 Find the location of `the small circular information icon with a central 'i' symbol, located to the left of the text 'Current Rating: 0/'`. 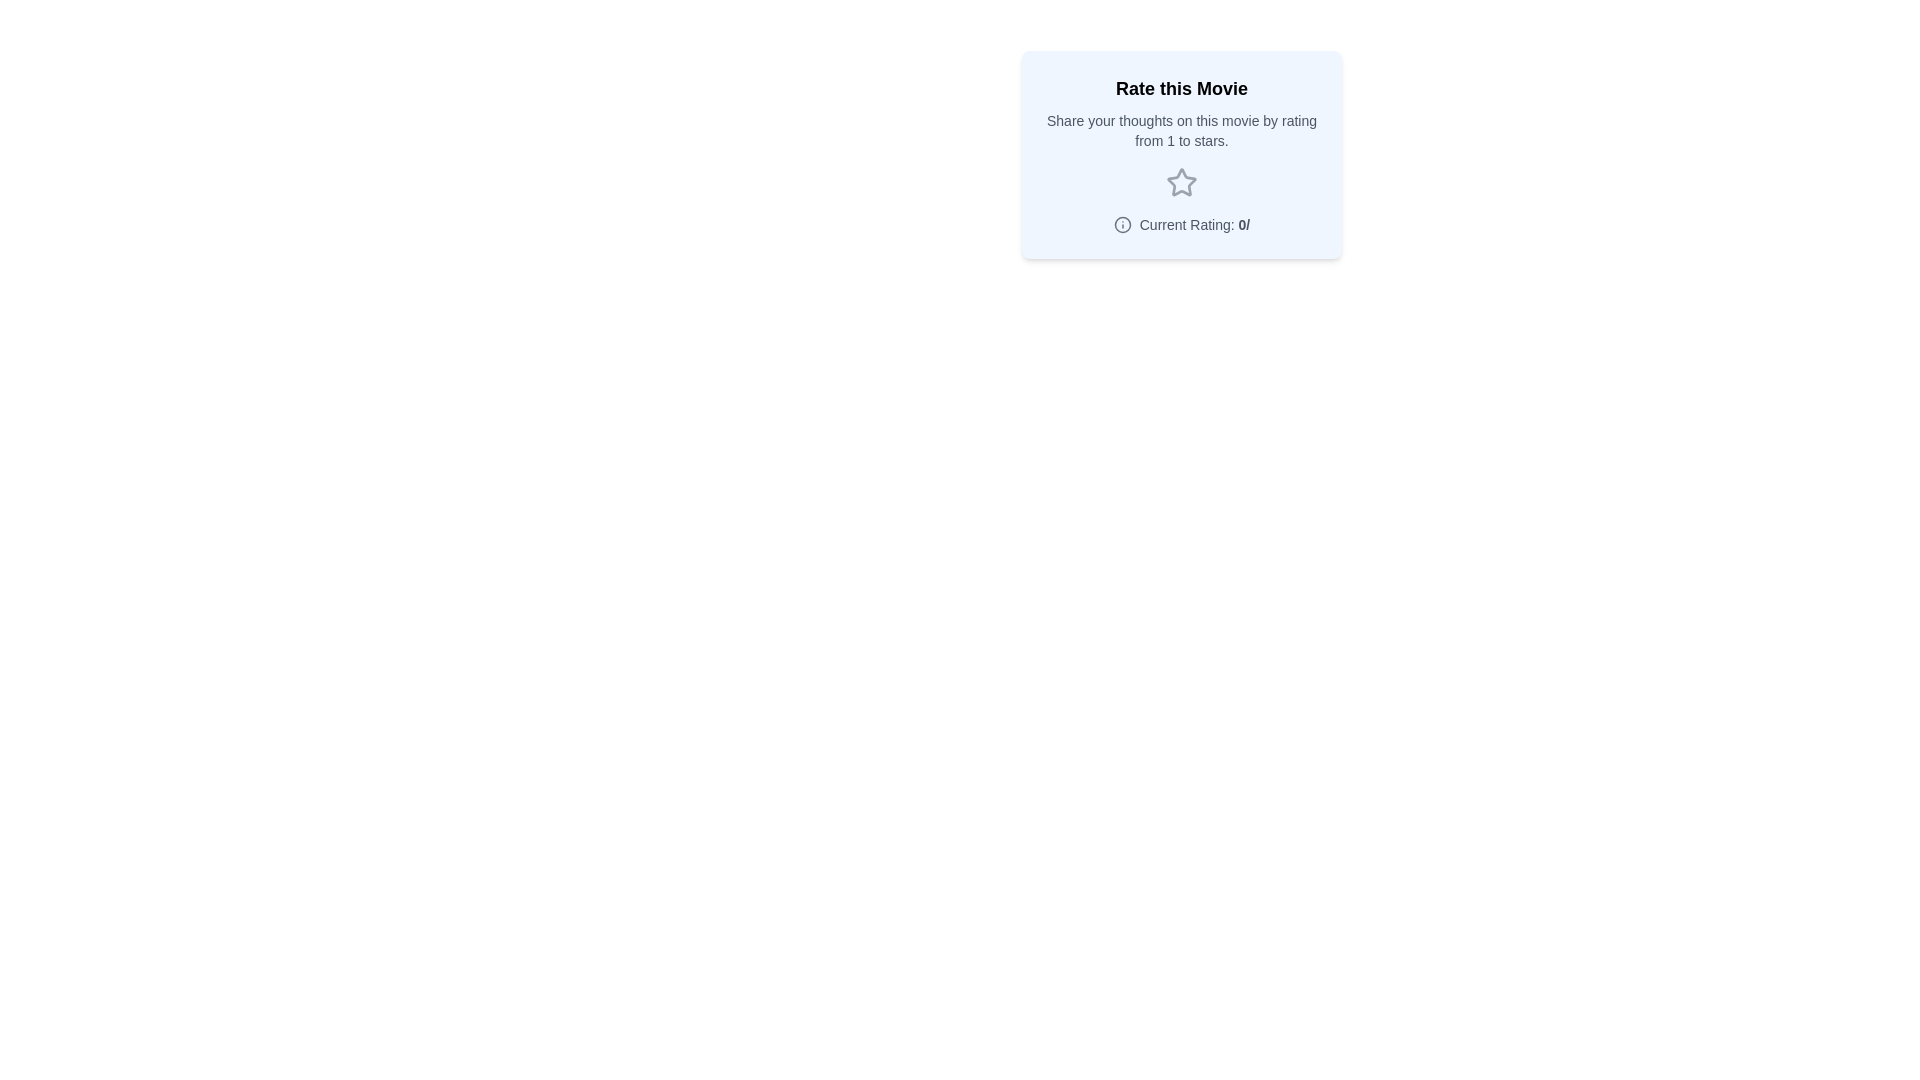

the small circular information icon with a central 'i' symbol, located to the left of the text 'Current Rating: 0/' is located at coordinates (1122, 224).